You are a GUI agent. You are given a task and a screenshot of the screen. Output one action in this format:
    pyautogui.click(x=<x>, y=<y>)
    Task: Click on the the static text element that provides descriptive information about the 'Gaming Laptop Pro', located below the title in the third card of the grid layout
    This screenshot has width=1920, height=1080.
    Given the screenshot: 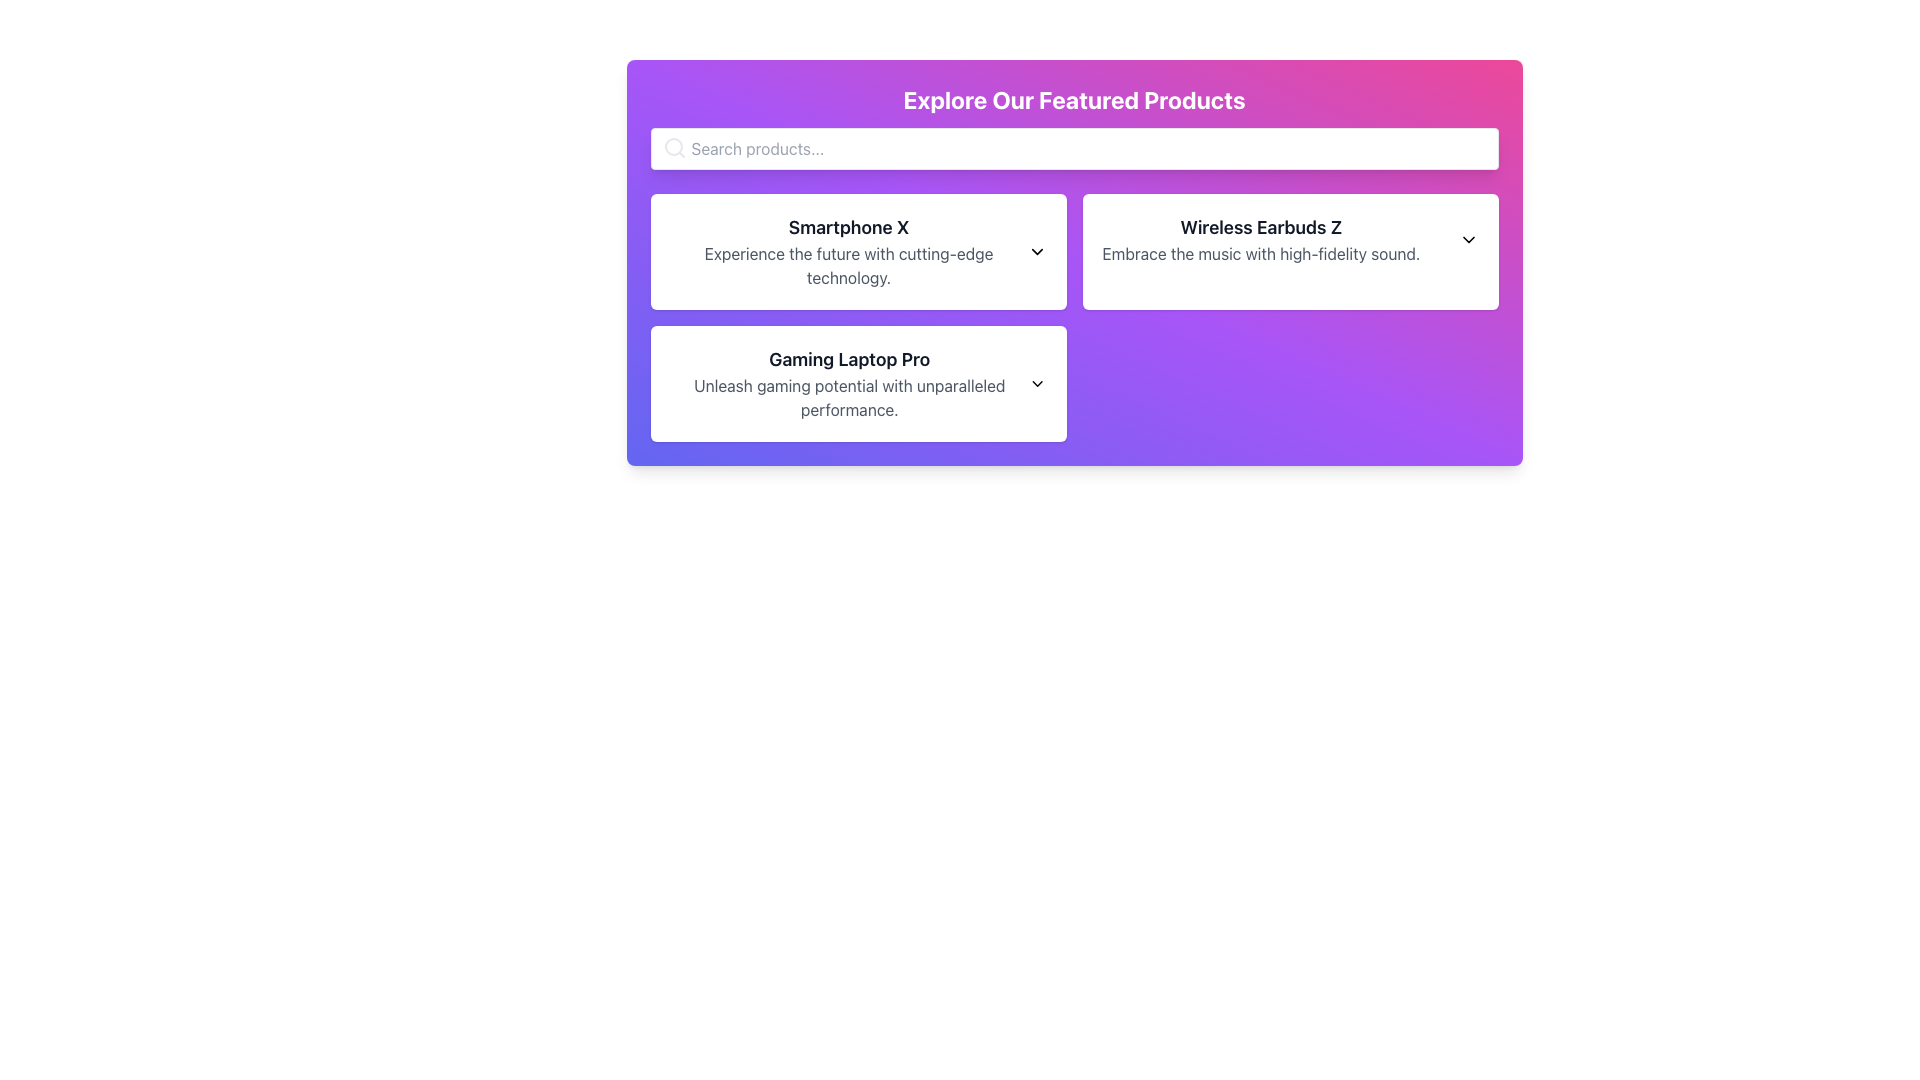 What is the action you would take?
    pyautogui.click(x=849, y=397)
    